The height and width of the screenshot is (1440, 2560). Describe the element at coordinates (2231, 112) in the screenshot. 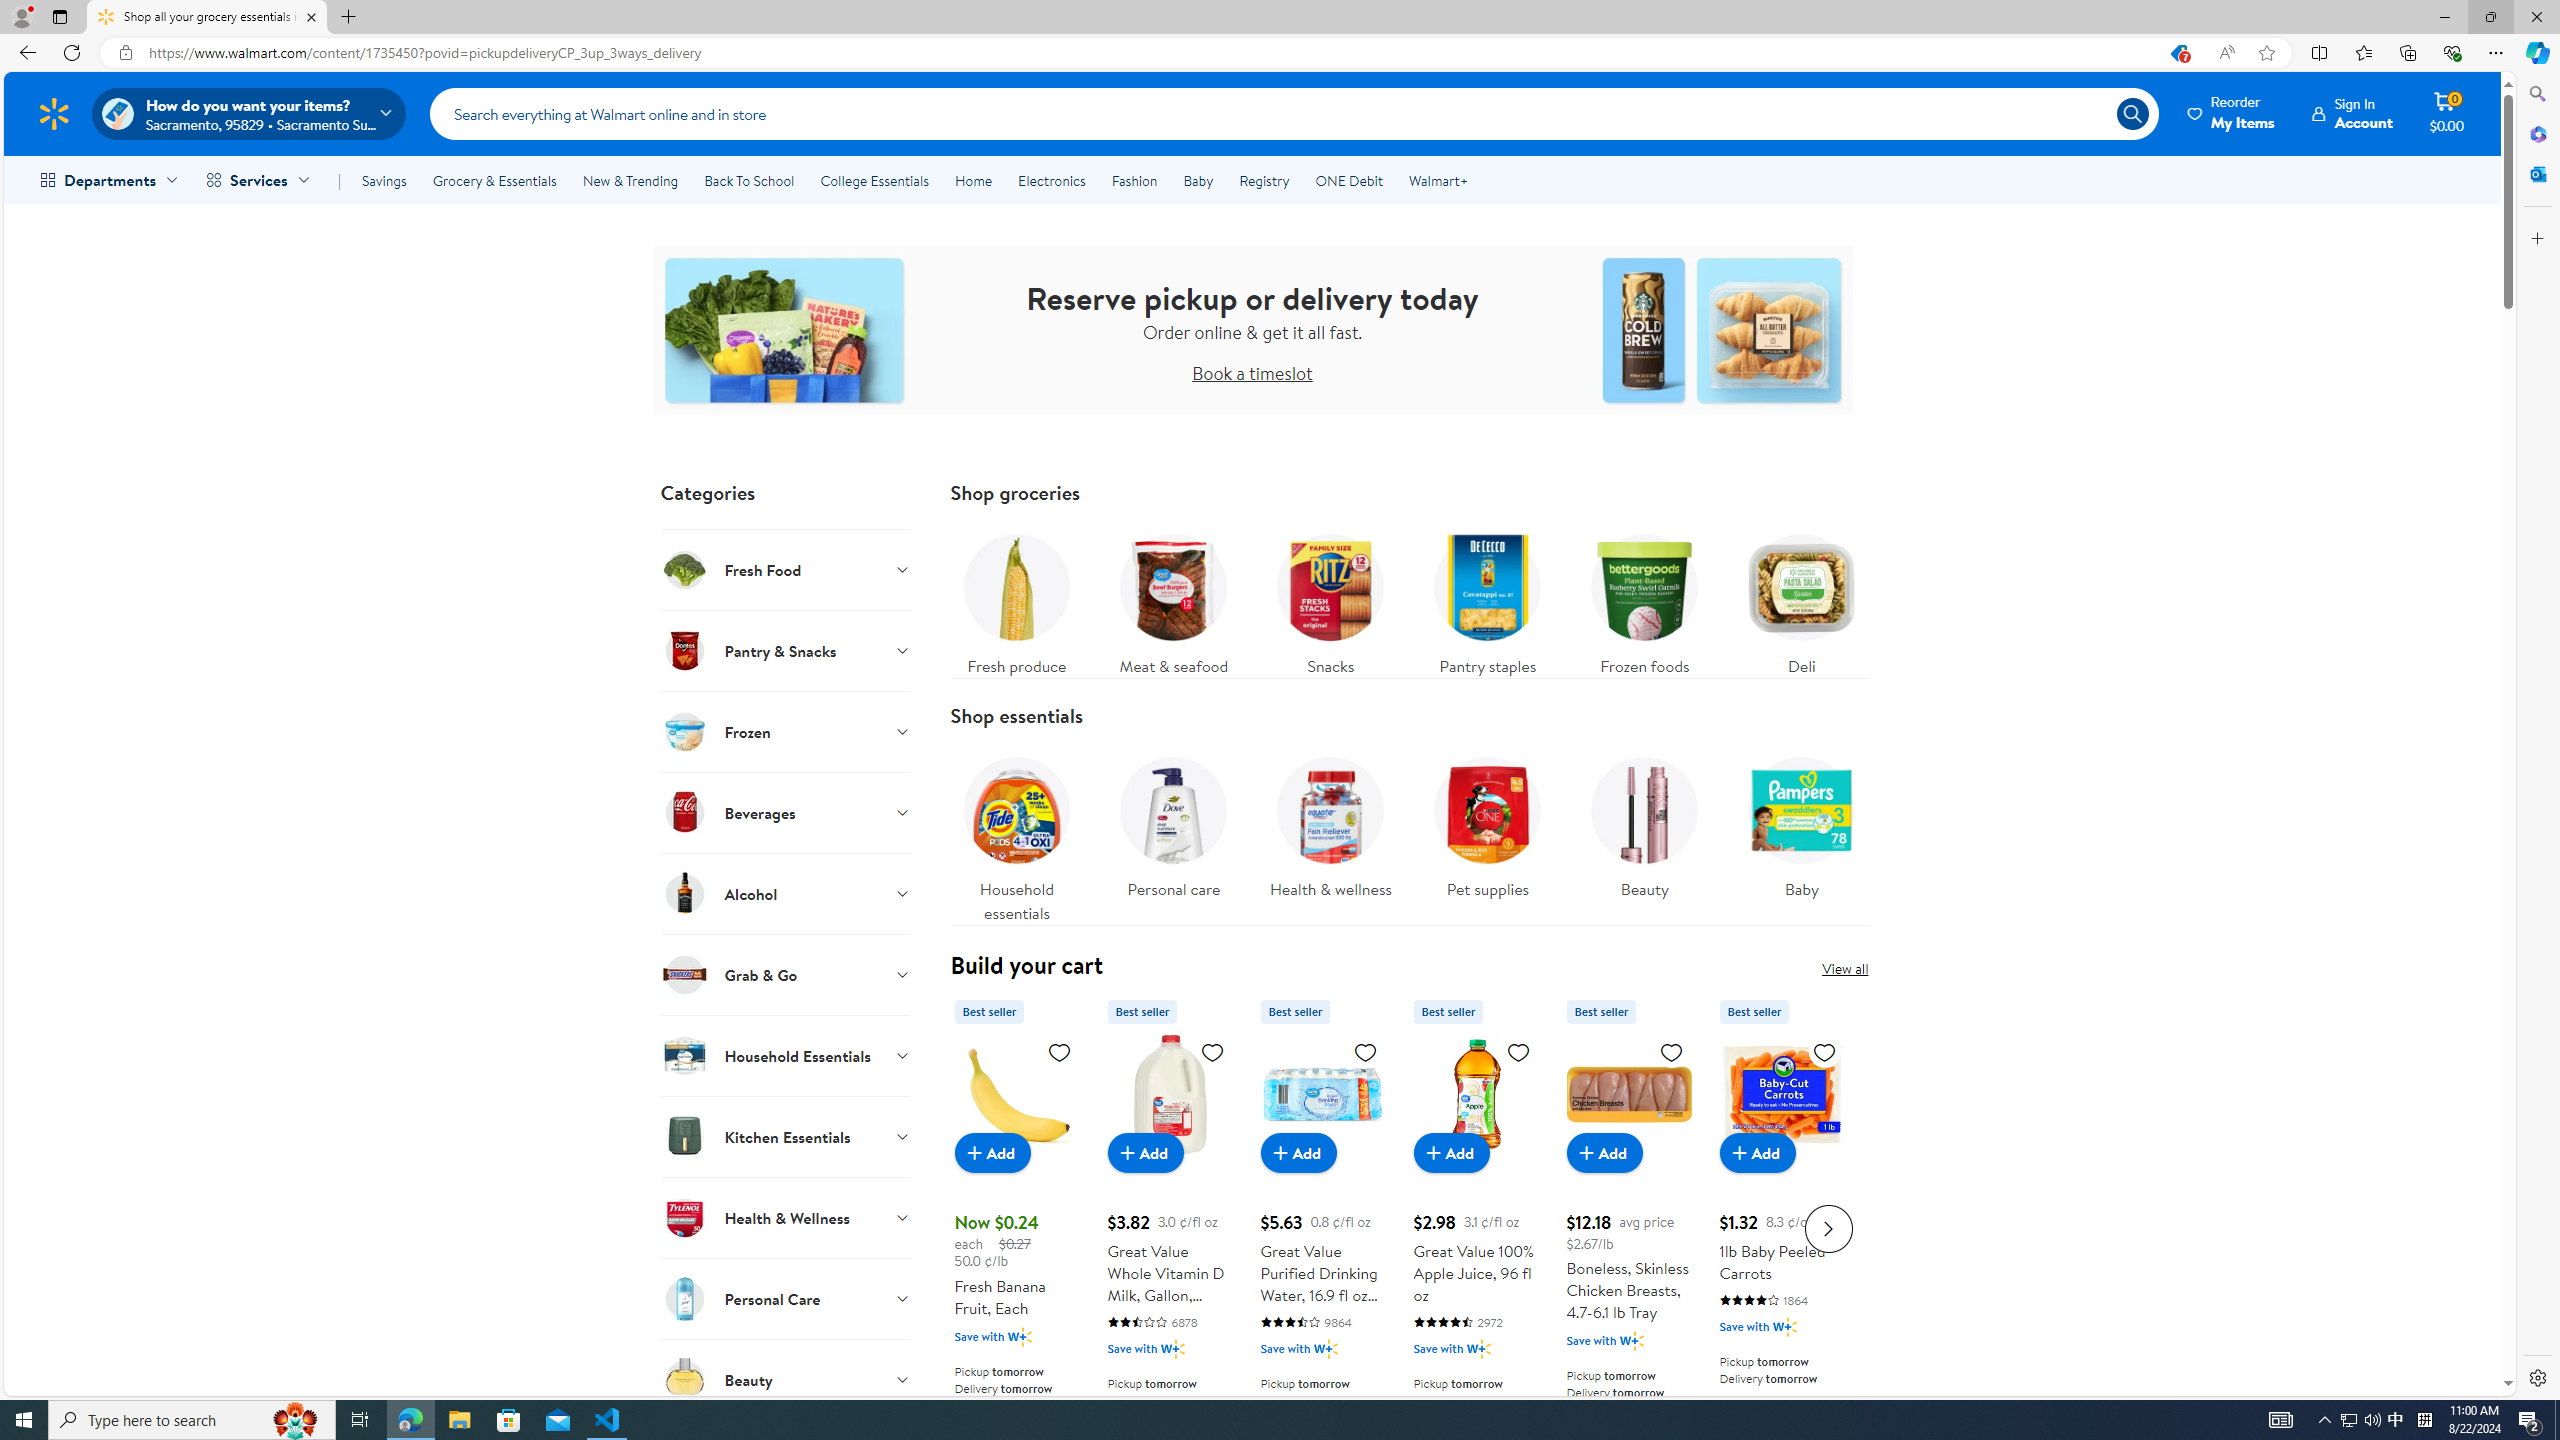

I see `'Reorder My Items'` at that location.